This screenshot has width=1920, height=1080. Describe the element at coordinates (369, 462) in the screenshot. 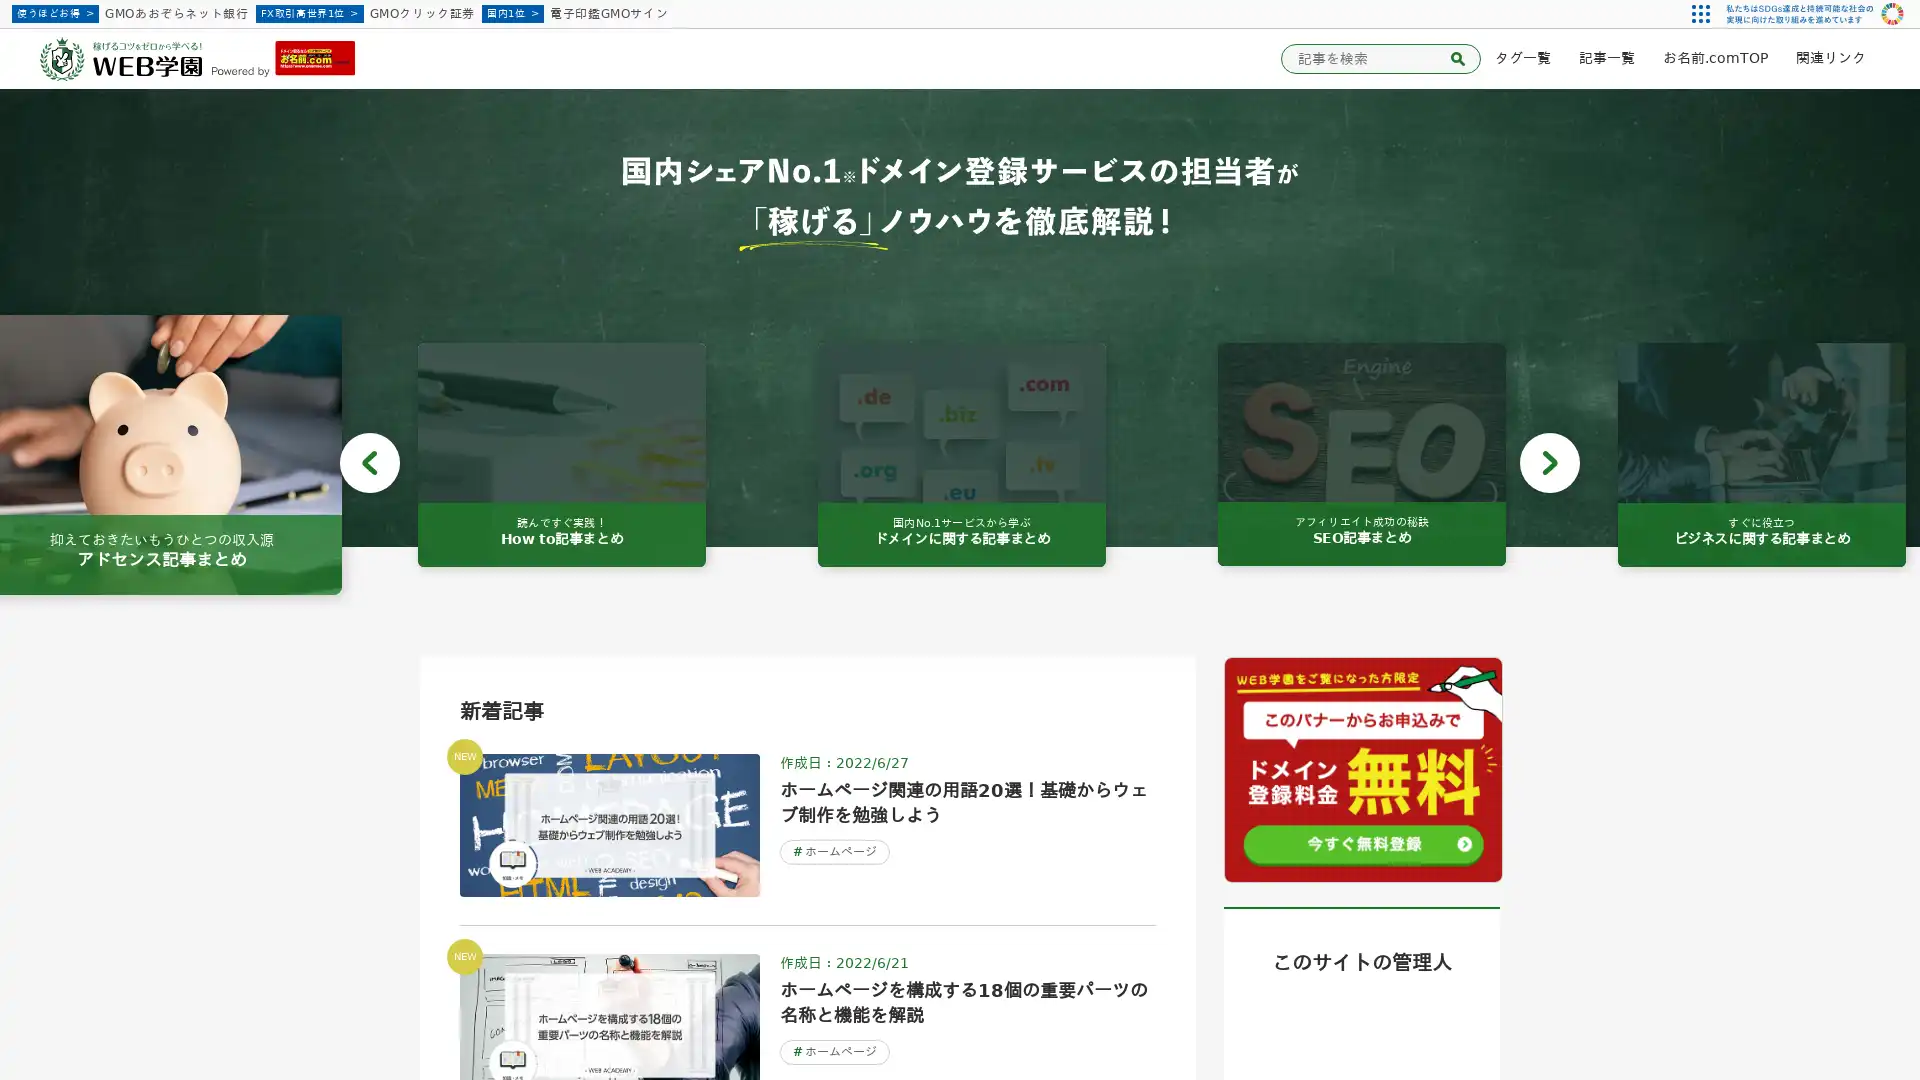

I see `Previous slide` at that location.